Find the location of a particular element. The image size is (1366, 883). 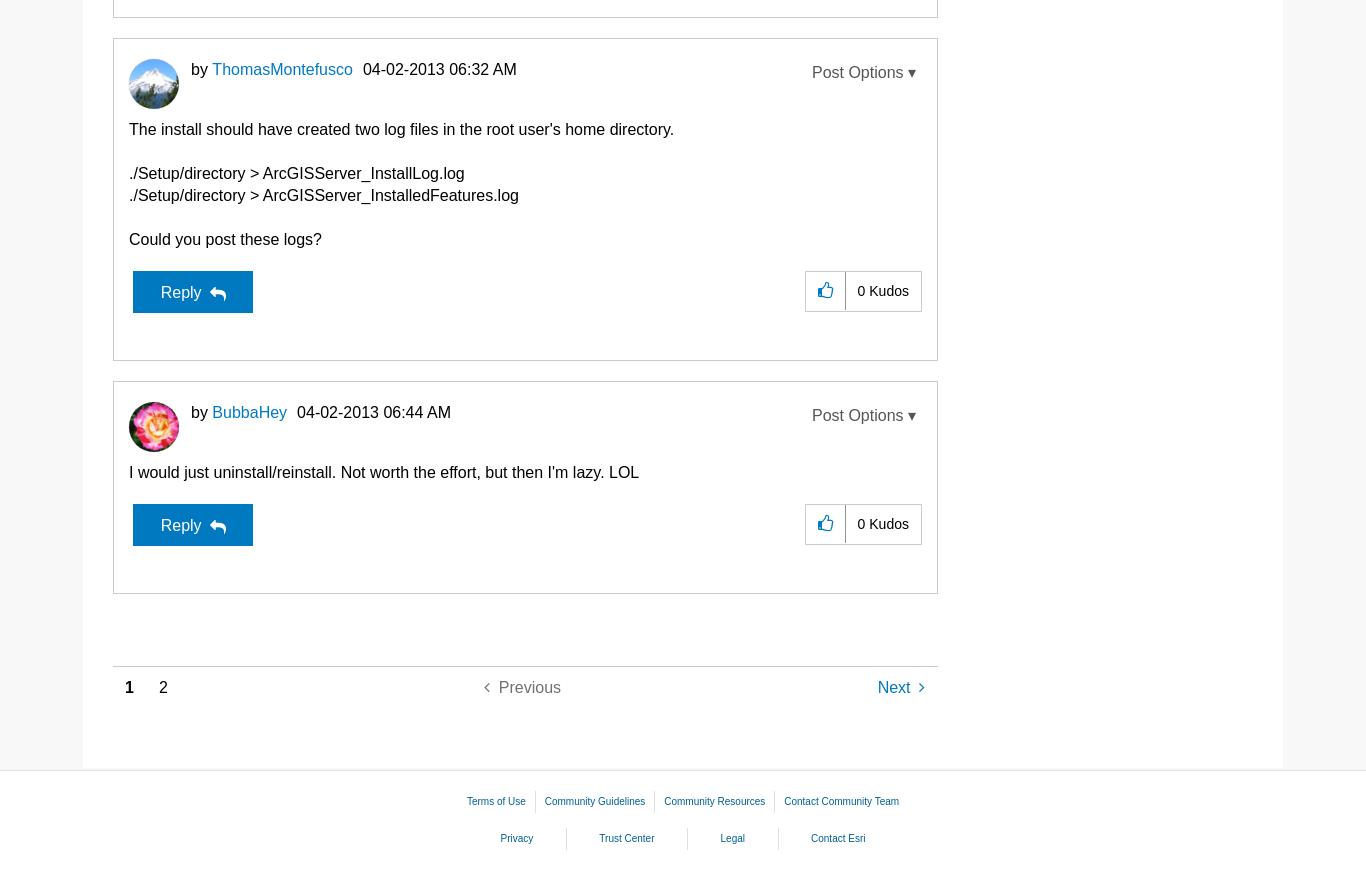

'Contact Community Team' is located at coordinates (840, 800).